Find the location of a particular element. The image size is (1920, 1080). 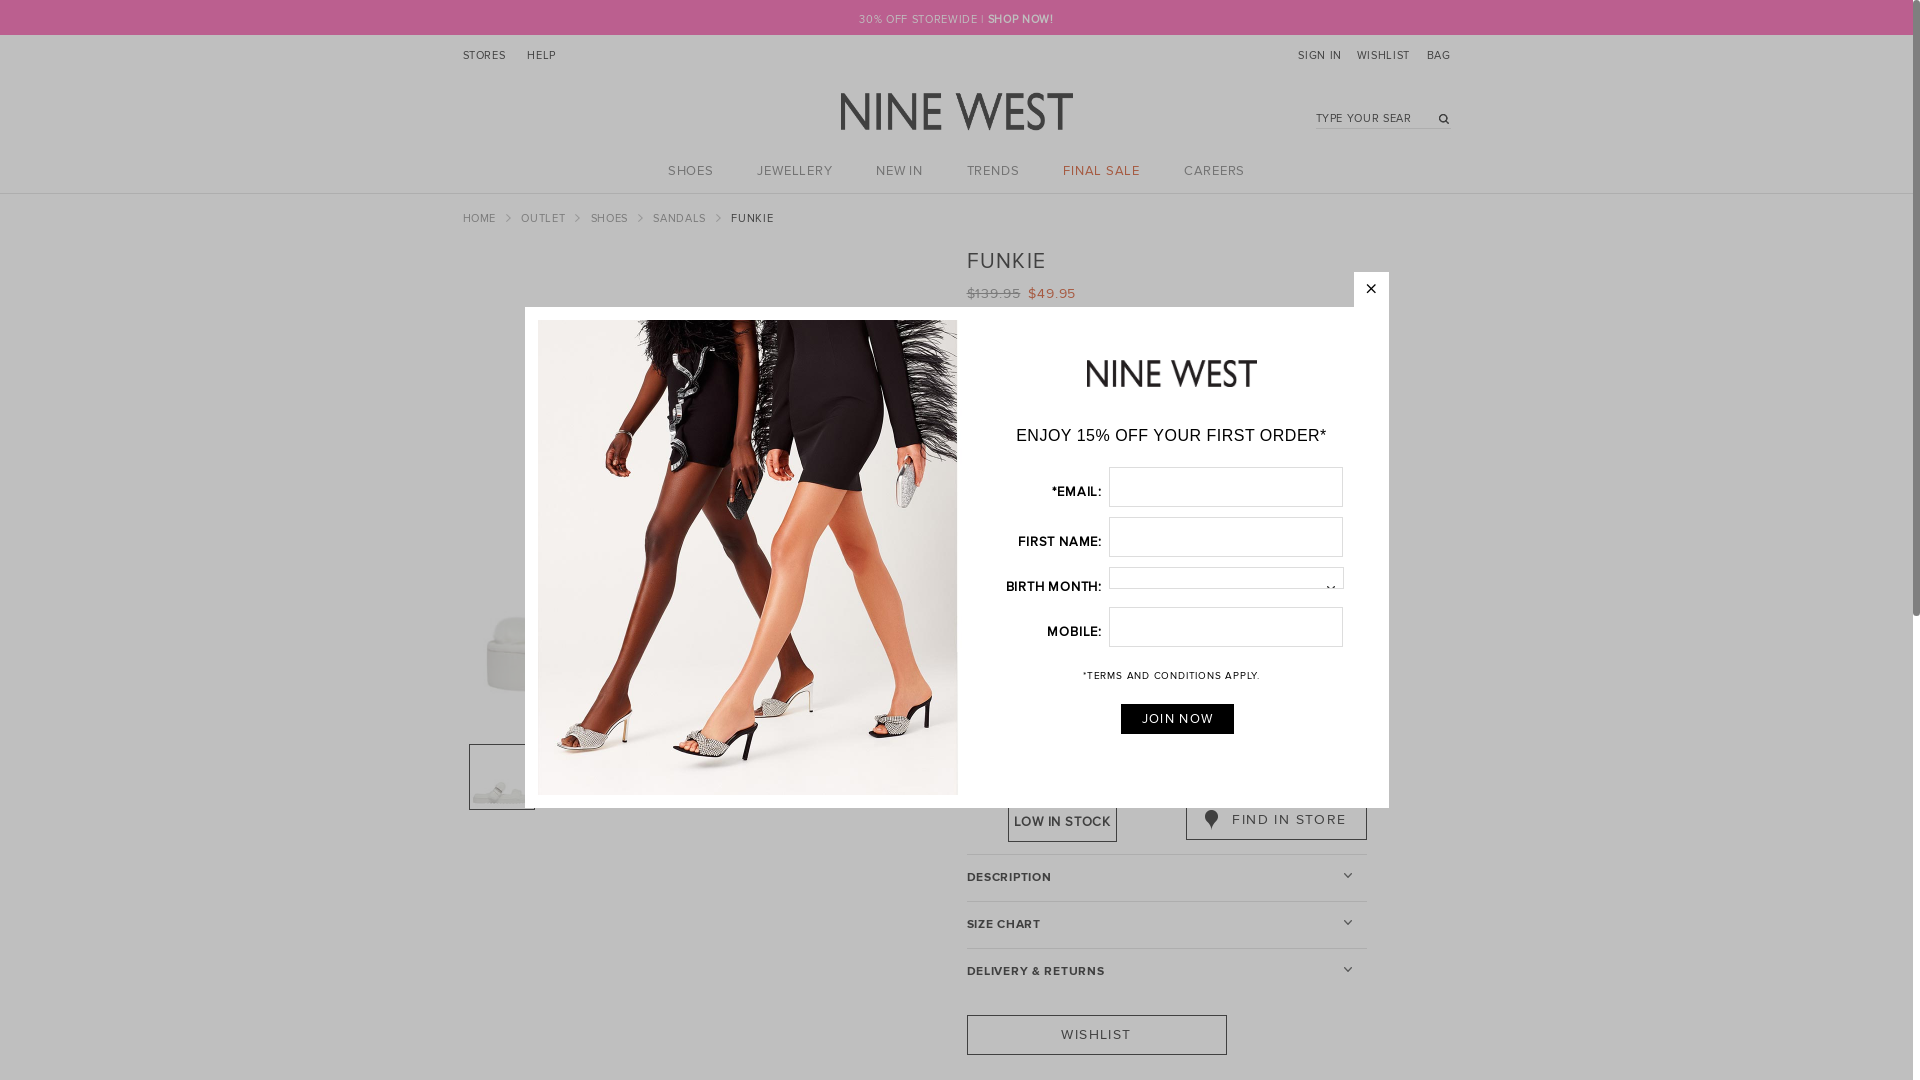

'SIGN IN' is located at coordinates (1297, 56).